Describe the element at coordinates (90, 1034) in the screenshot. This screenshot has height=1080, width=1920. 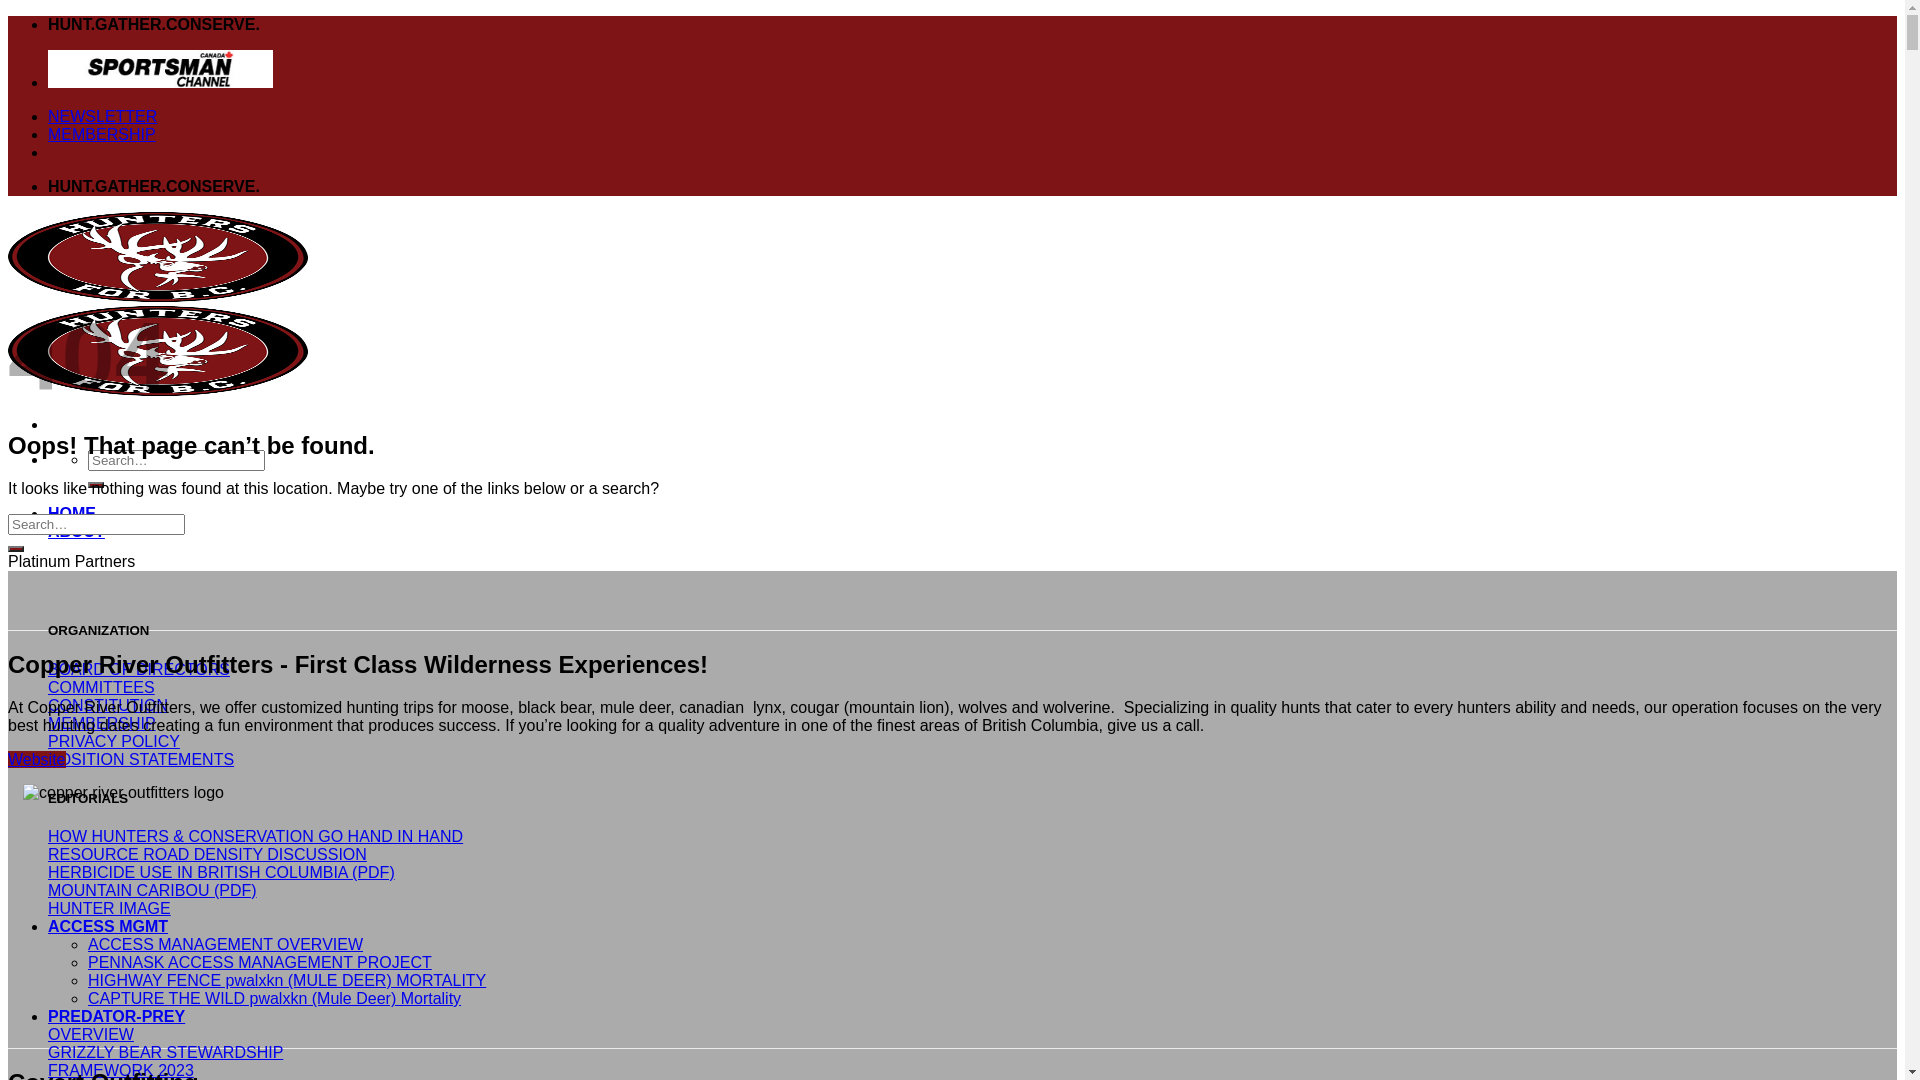
I see `'OVERVIEW'` at that location.